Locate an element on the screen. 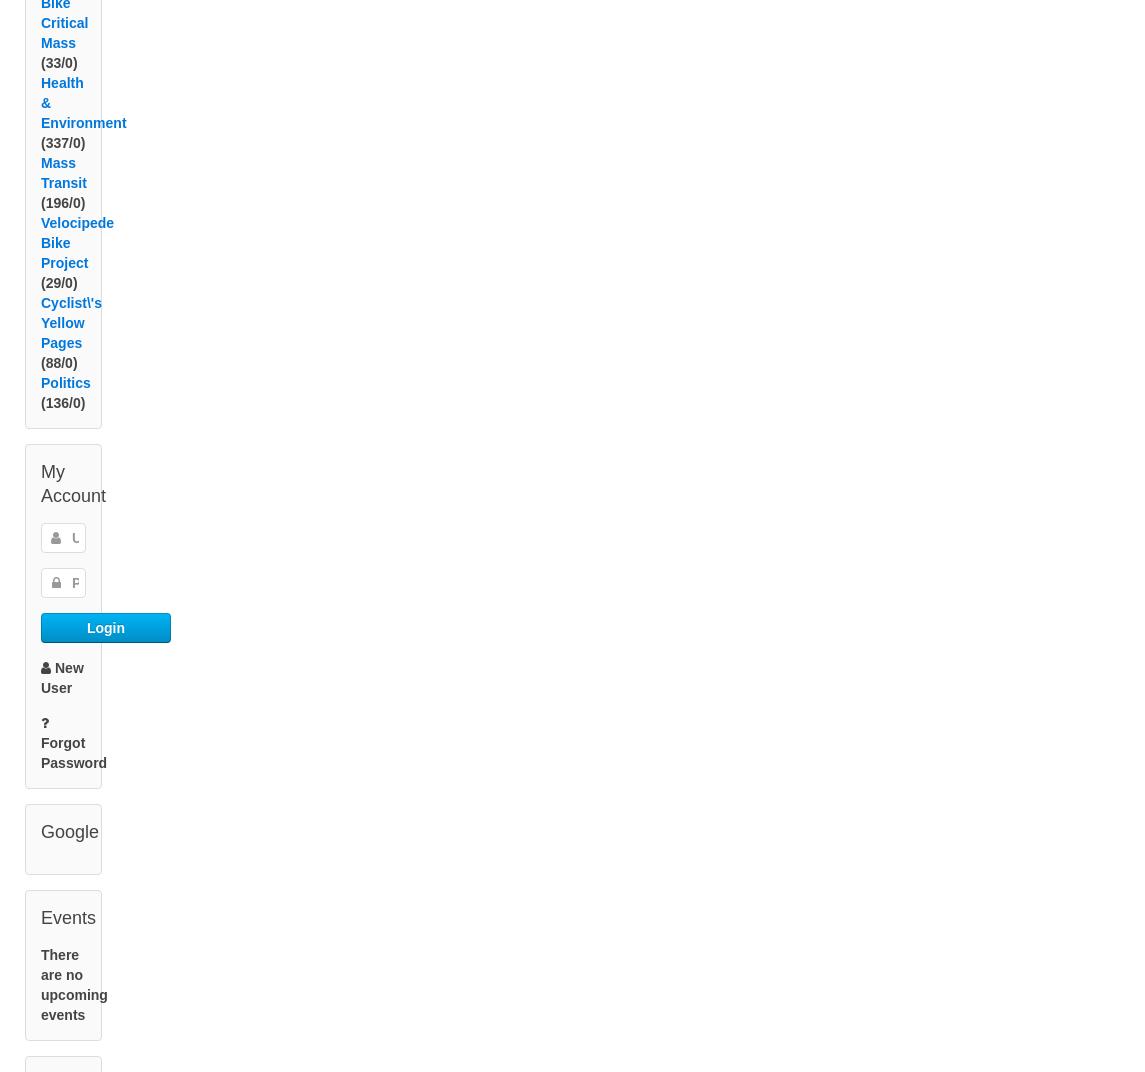  'Velocipede Bike Project' is located at coordinates (77, 267).